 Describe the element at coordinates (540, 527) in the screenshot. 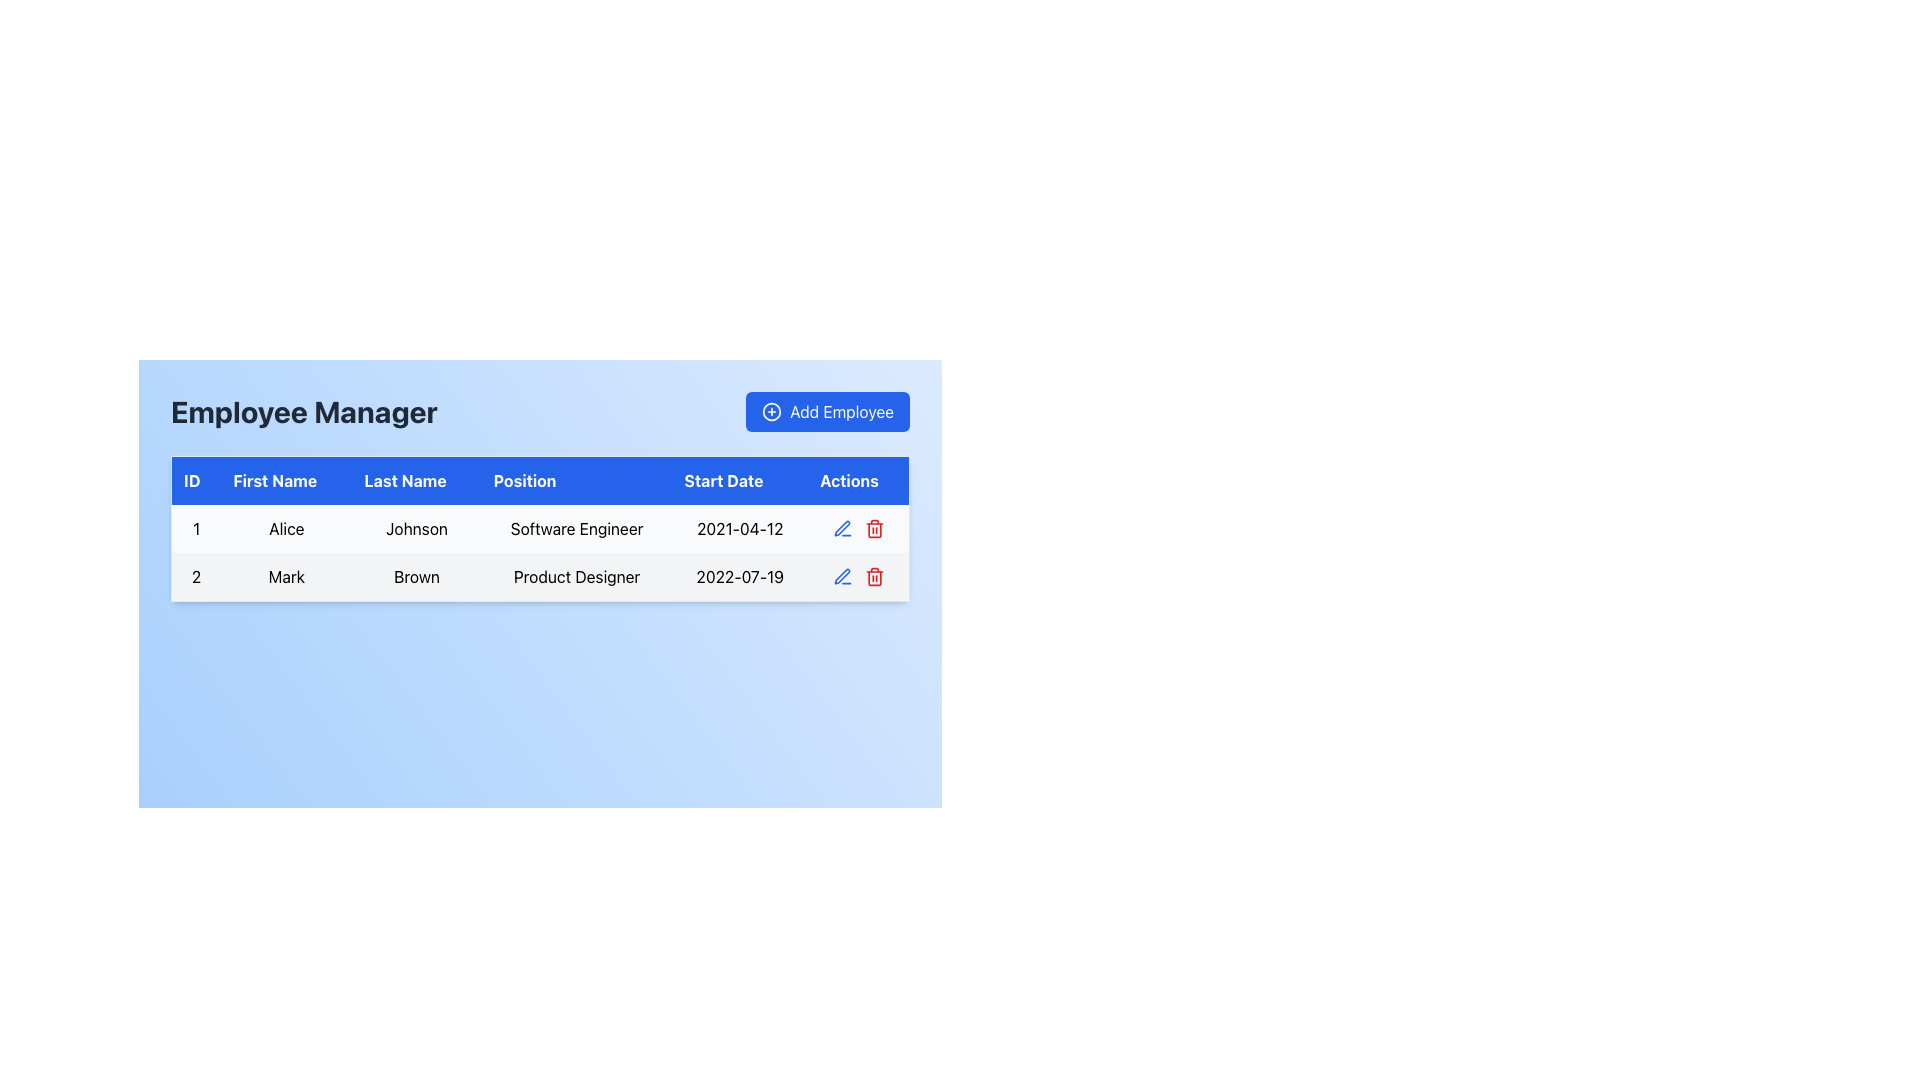

I see `the first row in the employee details table that presents information for '1 Alice Johnson', including action buttons for editing and deleting` at that location.